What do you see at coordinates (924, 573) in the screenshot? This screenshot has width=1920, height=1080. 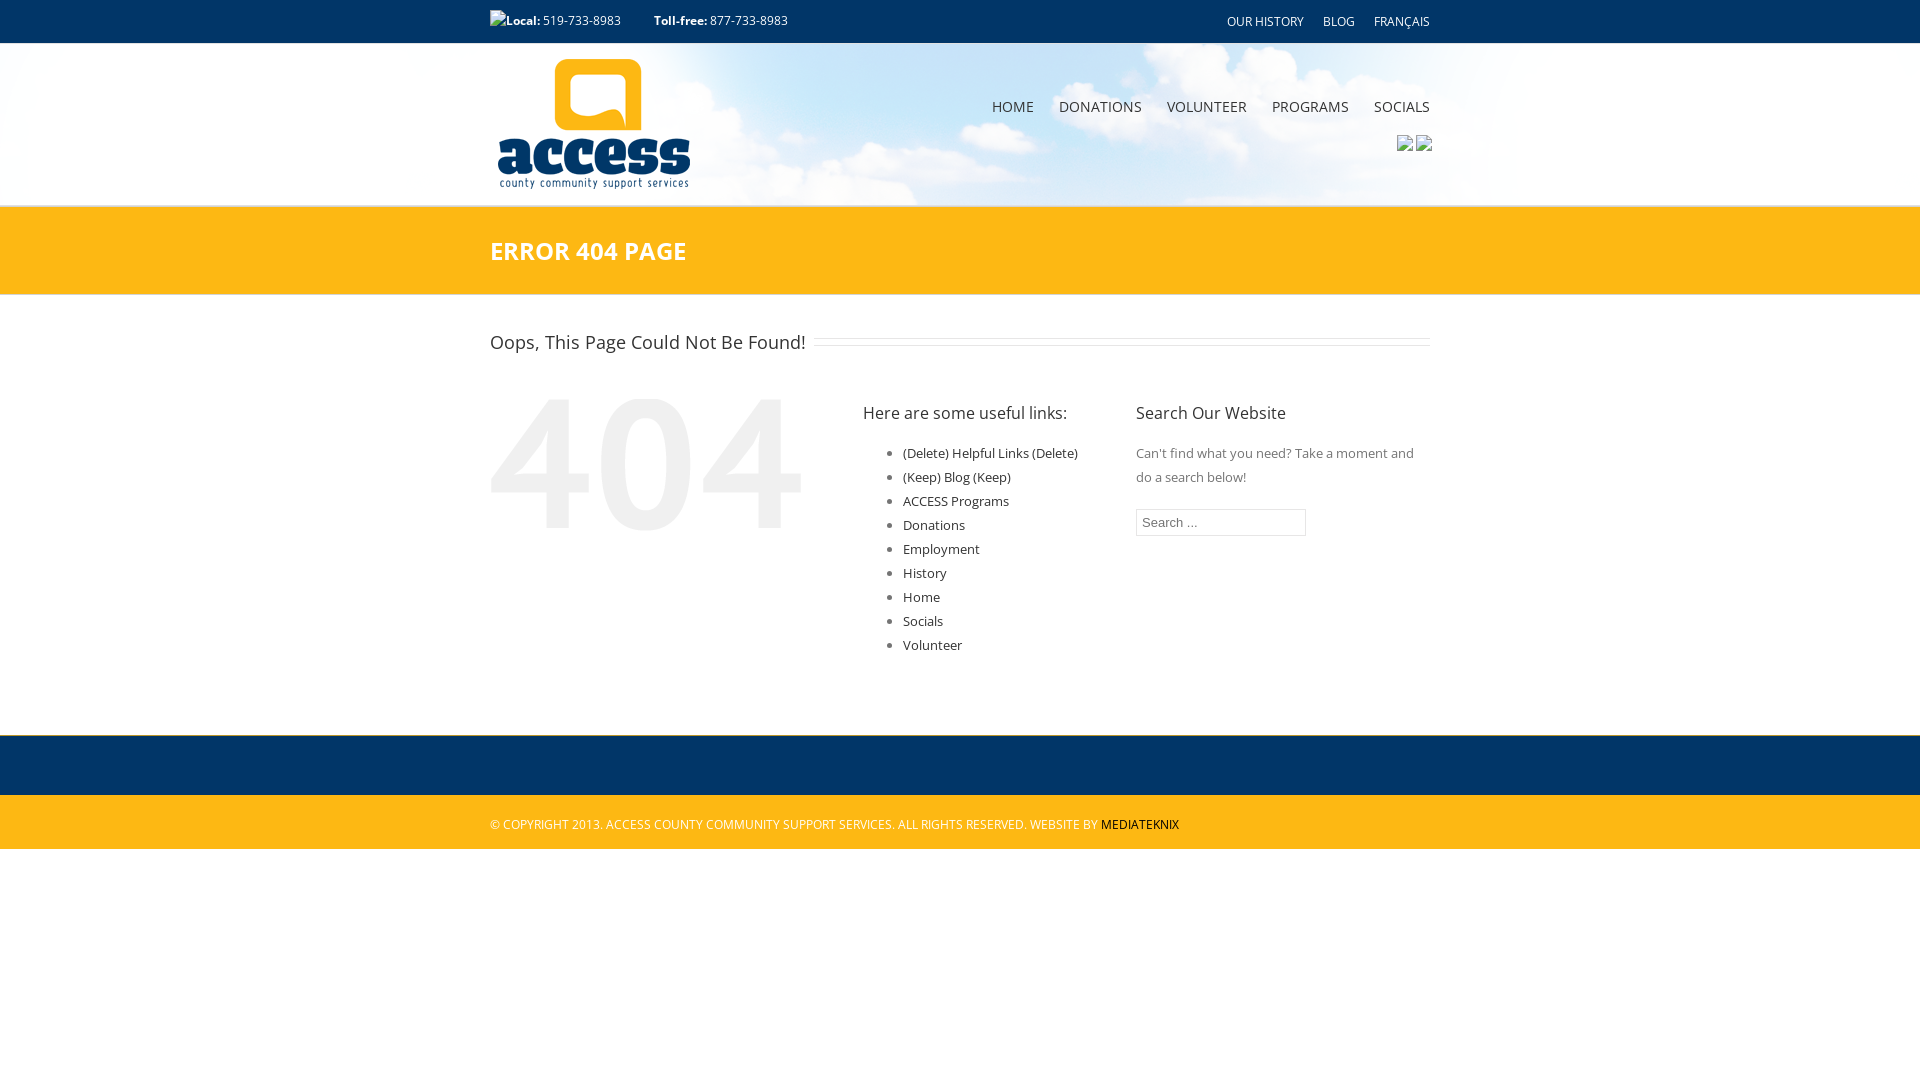 I see `'History'` at bounding box center [924, 573].